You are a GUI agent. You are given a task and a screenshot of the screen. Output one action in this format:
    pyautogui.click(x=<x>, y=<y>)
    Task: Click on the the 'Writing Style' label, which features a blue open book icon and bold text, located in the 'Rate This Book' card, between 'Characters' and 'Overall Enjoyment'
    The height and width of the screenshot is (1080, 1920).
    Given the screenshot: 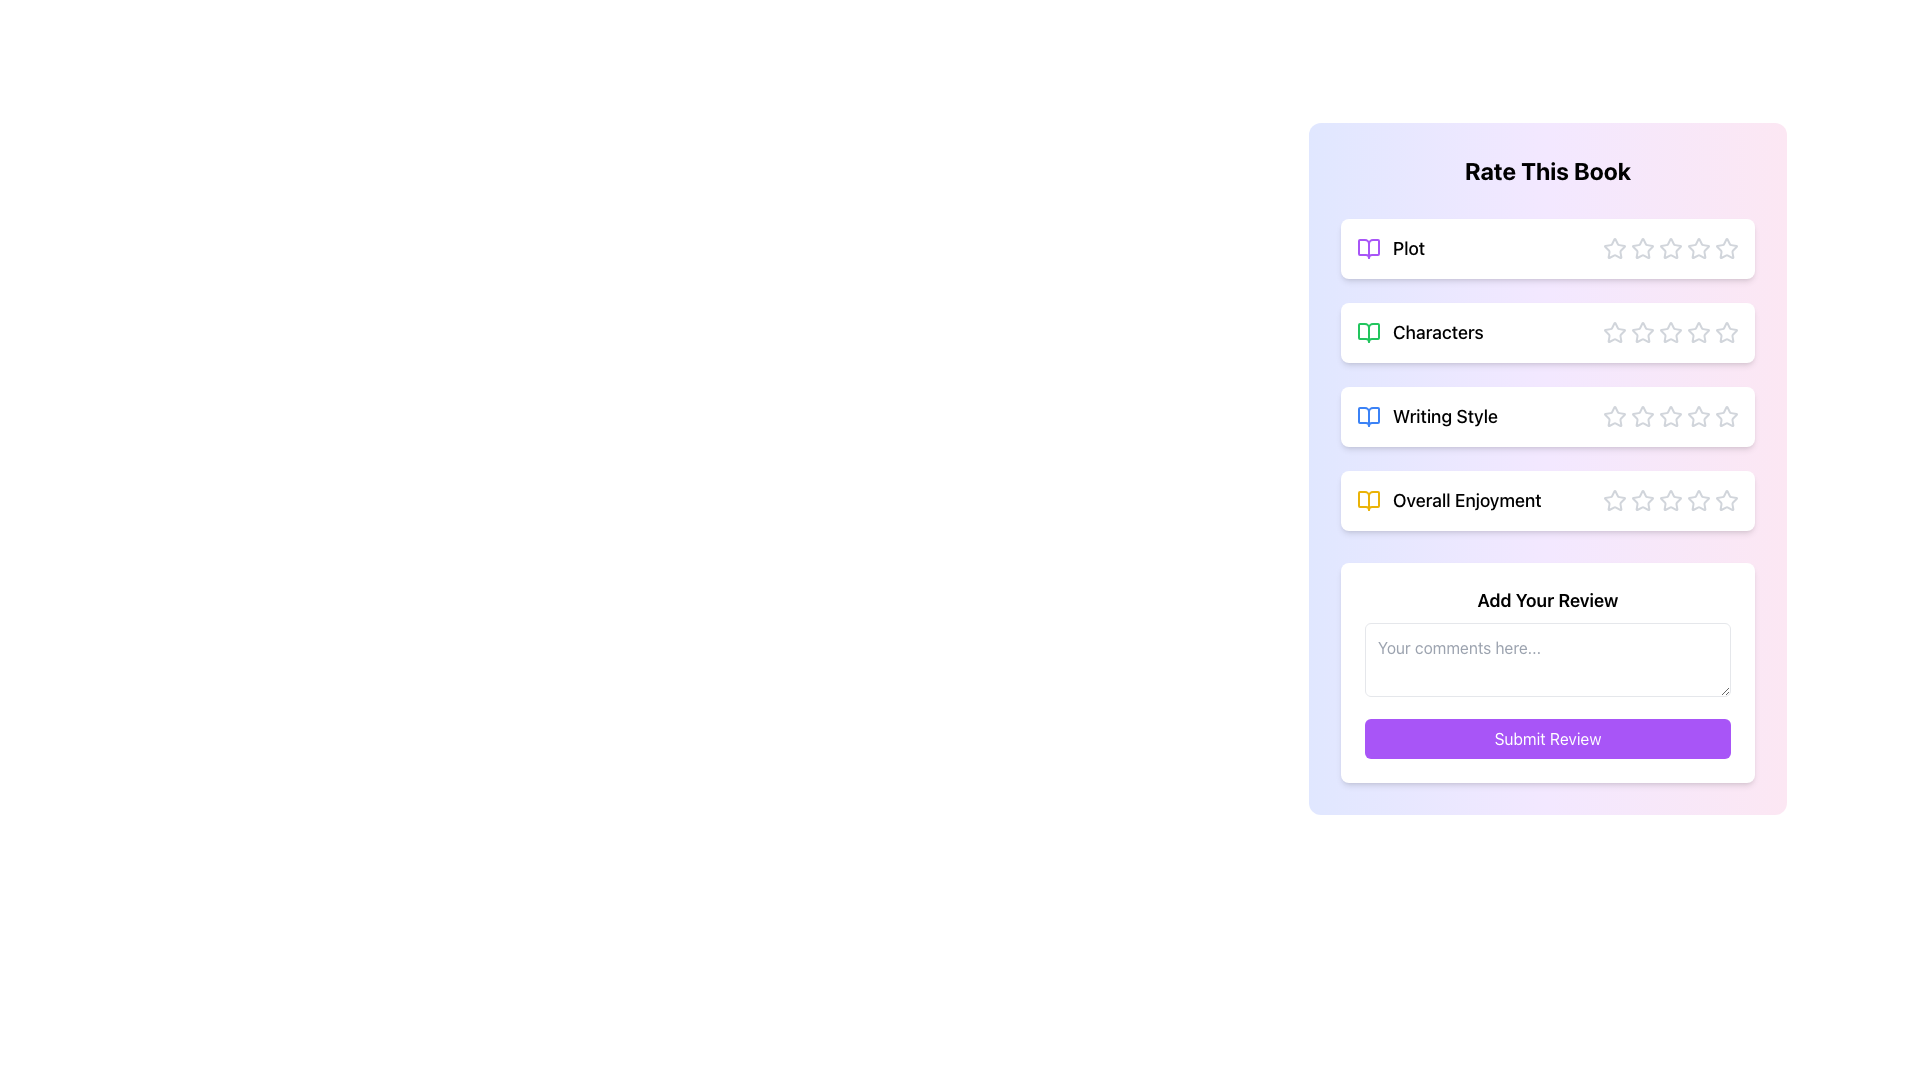 What is the action you would take?
    pyautogui.click(x=1426, y=415)
    